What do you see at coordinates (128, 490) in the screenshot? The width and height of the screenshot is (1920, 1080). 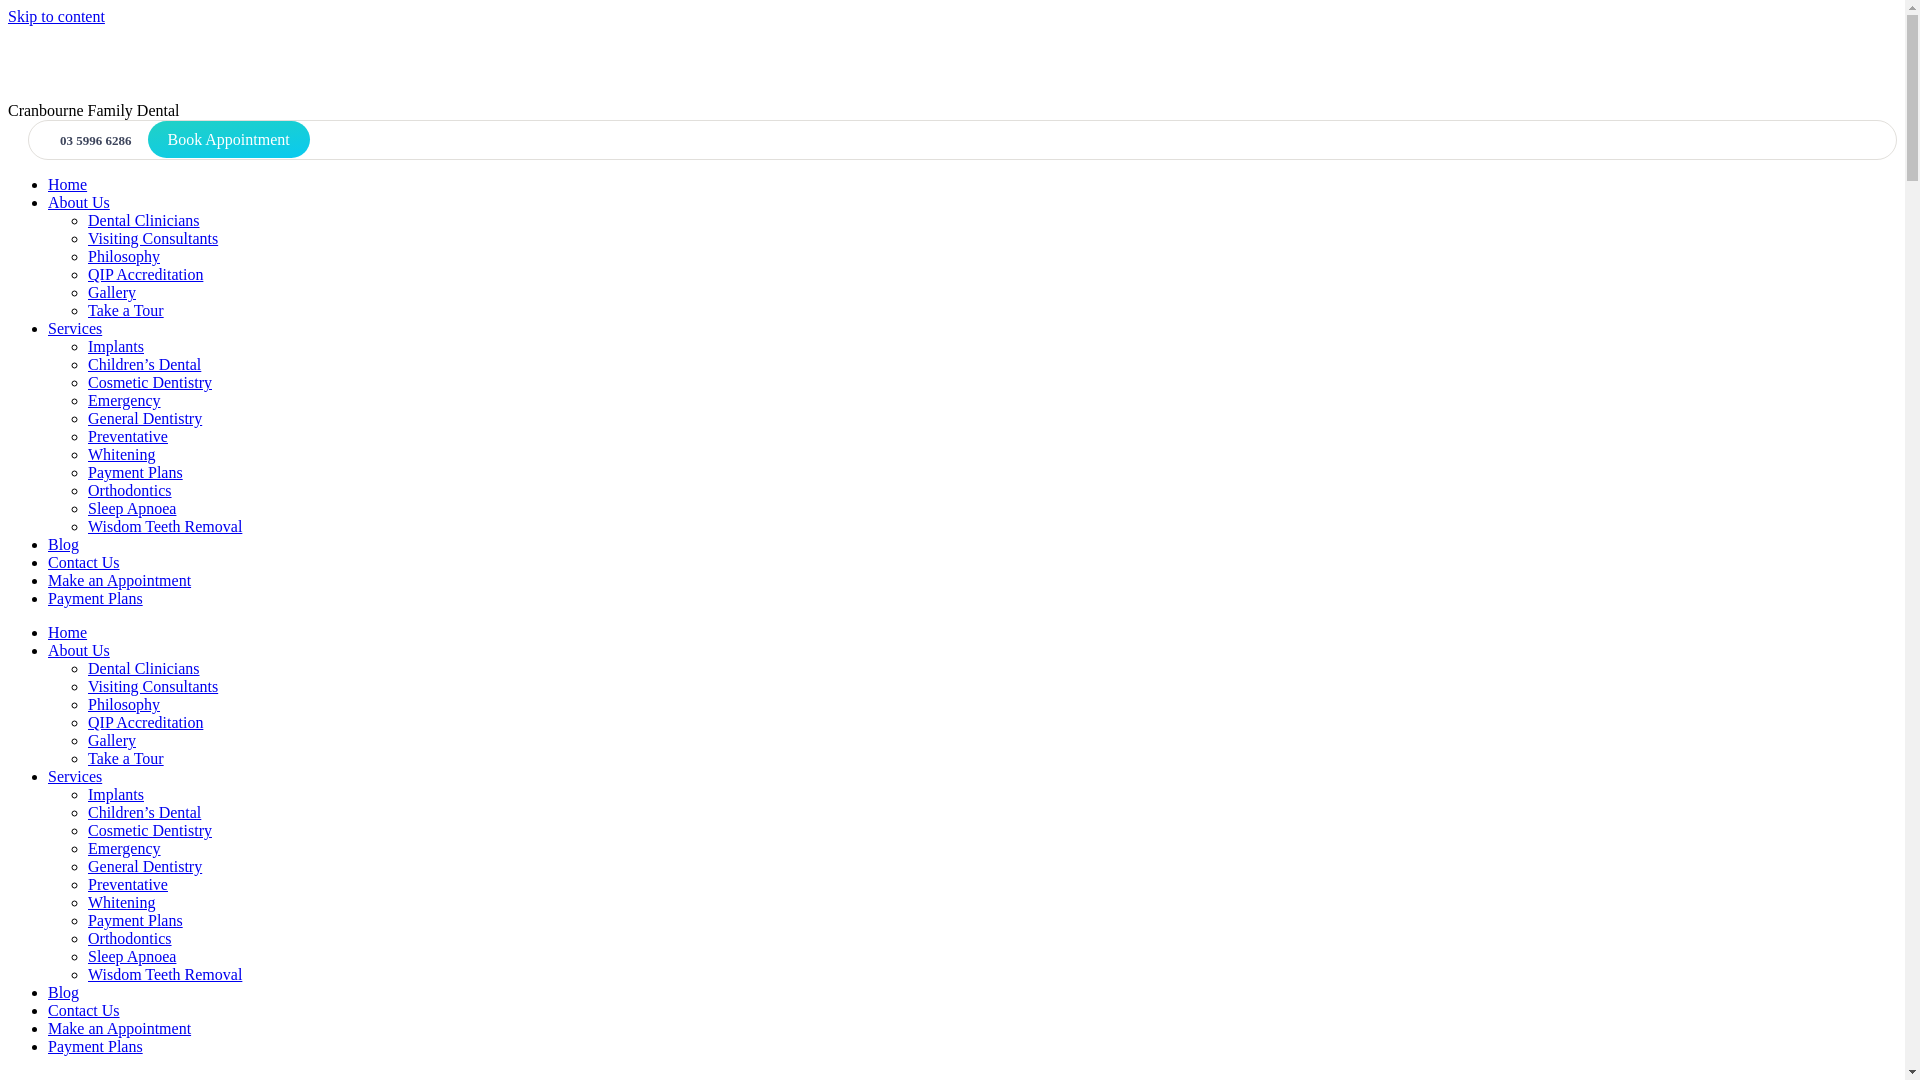 I see `'Orthodontics'` at bounding box center [128, 490].